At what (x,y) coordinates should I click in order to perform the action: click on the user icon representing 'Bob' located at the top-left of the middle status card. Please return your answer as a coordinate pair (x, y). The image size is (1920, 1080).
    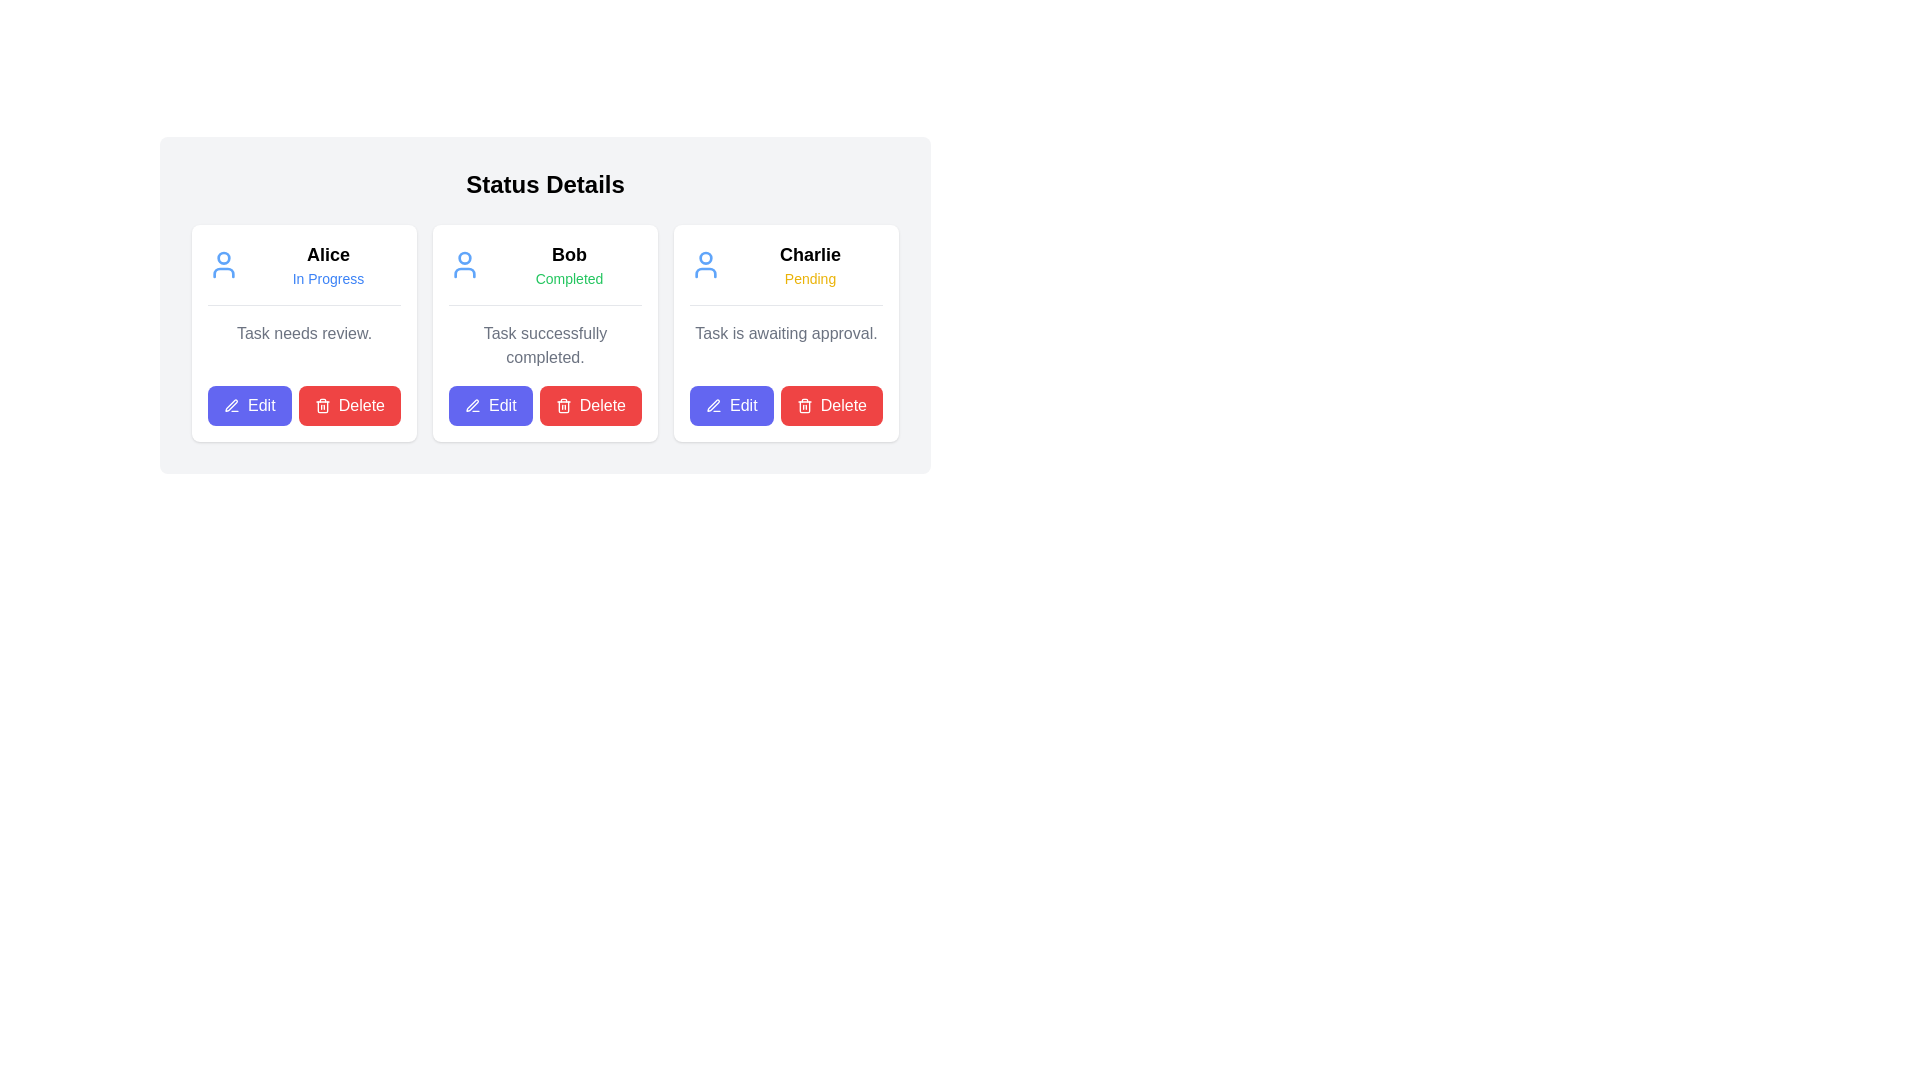
    Looking at the image, I should click on (464, 257).